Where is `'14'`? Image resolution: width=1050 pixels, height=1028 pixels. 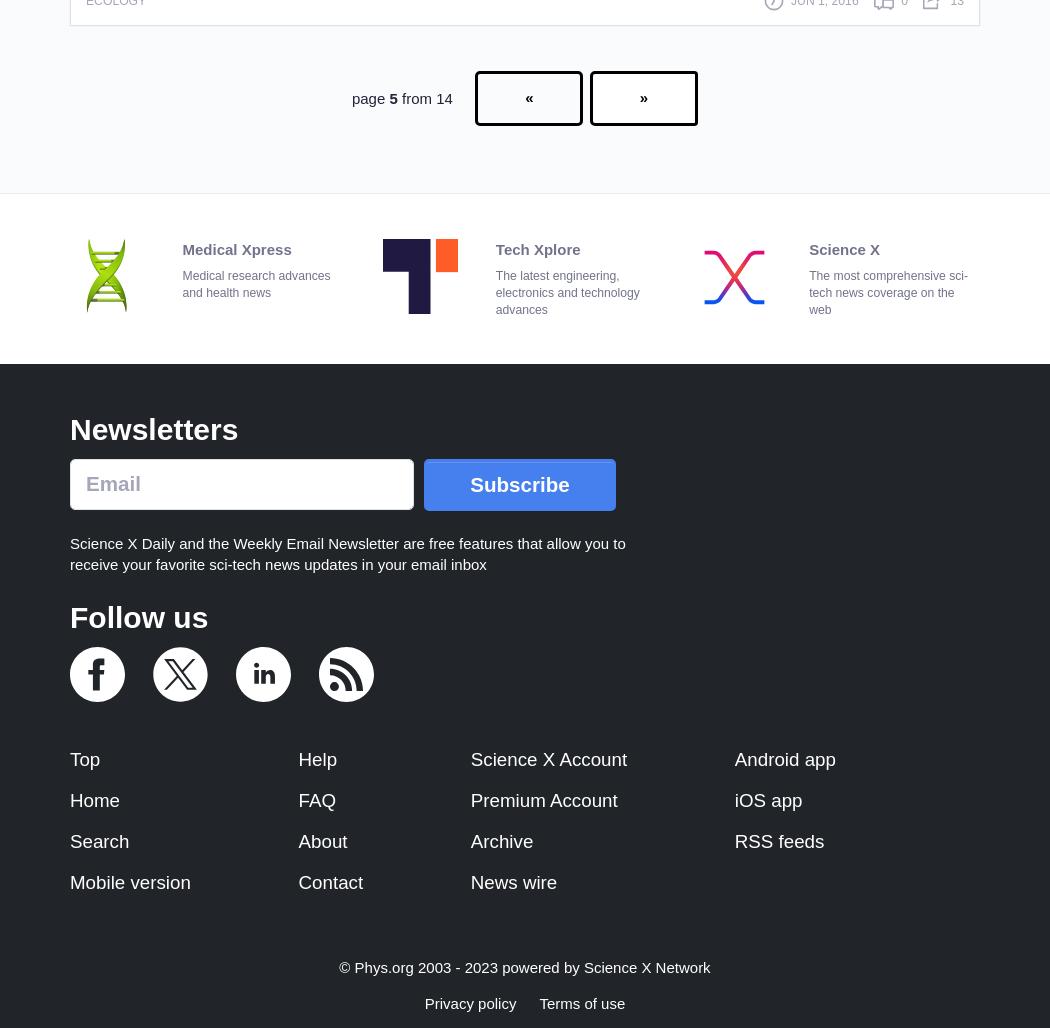
'14' is located at coordinates (443, 96).